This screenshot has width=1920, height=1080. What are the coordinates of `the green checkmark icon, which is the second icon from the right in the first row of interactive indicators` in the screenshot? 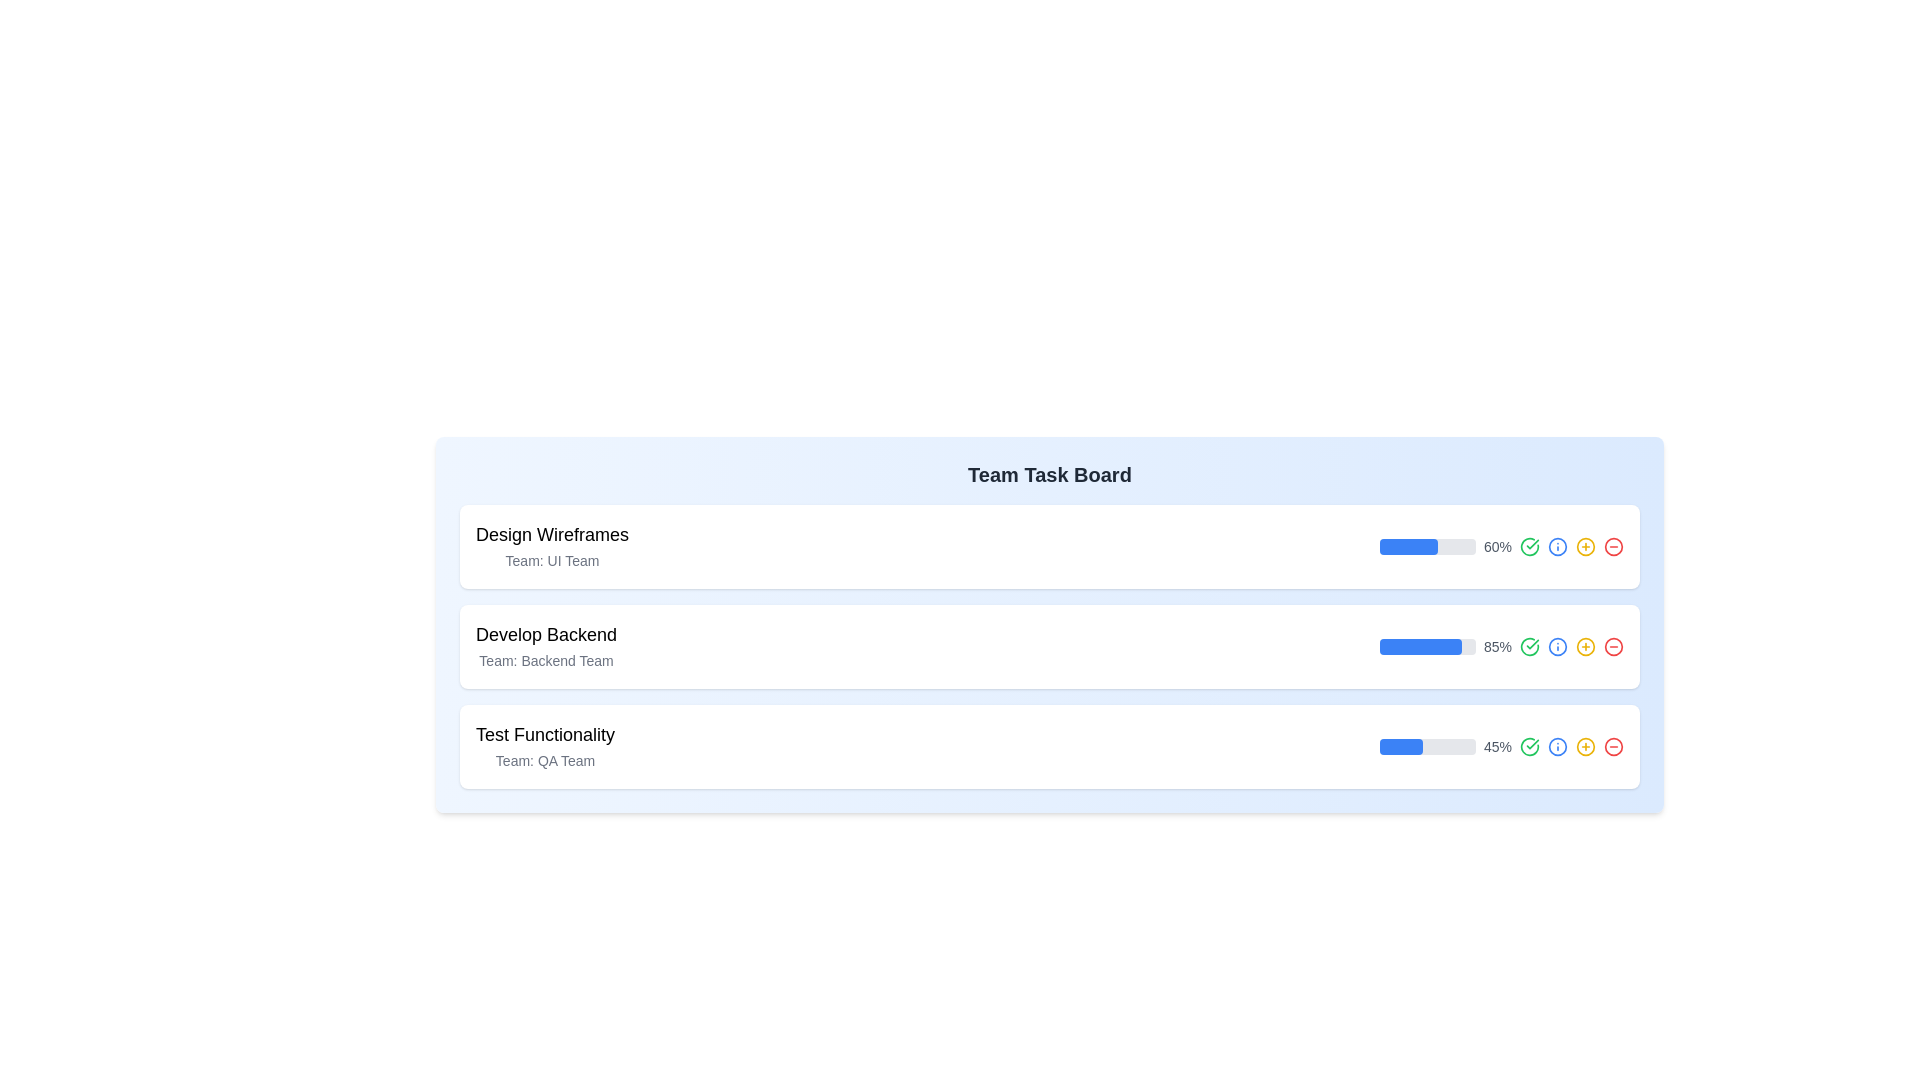 It's located at (1529, 547).